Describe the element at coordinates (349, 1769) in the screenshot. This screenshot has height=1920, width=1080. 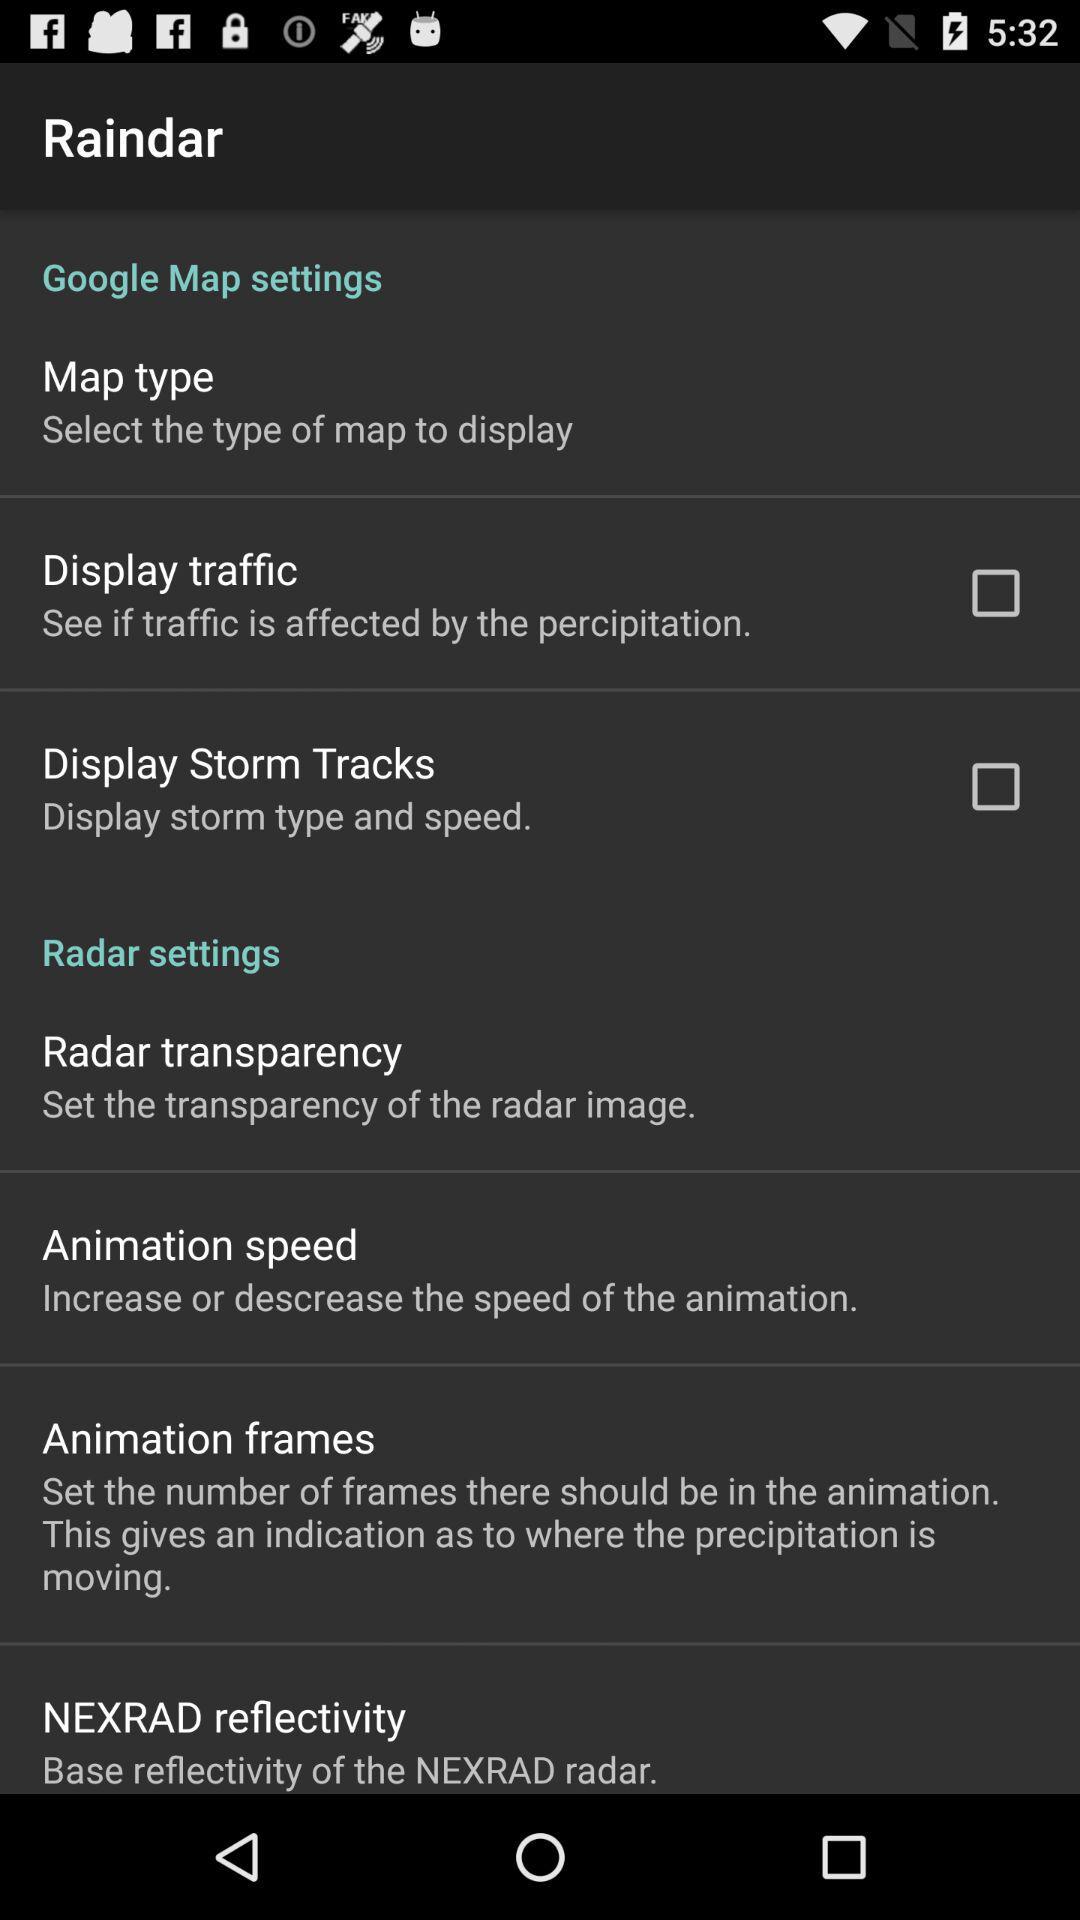
I see `the base reflectivity of` at that location.